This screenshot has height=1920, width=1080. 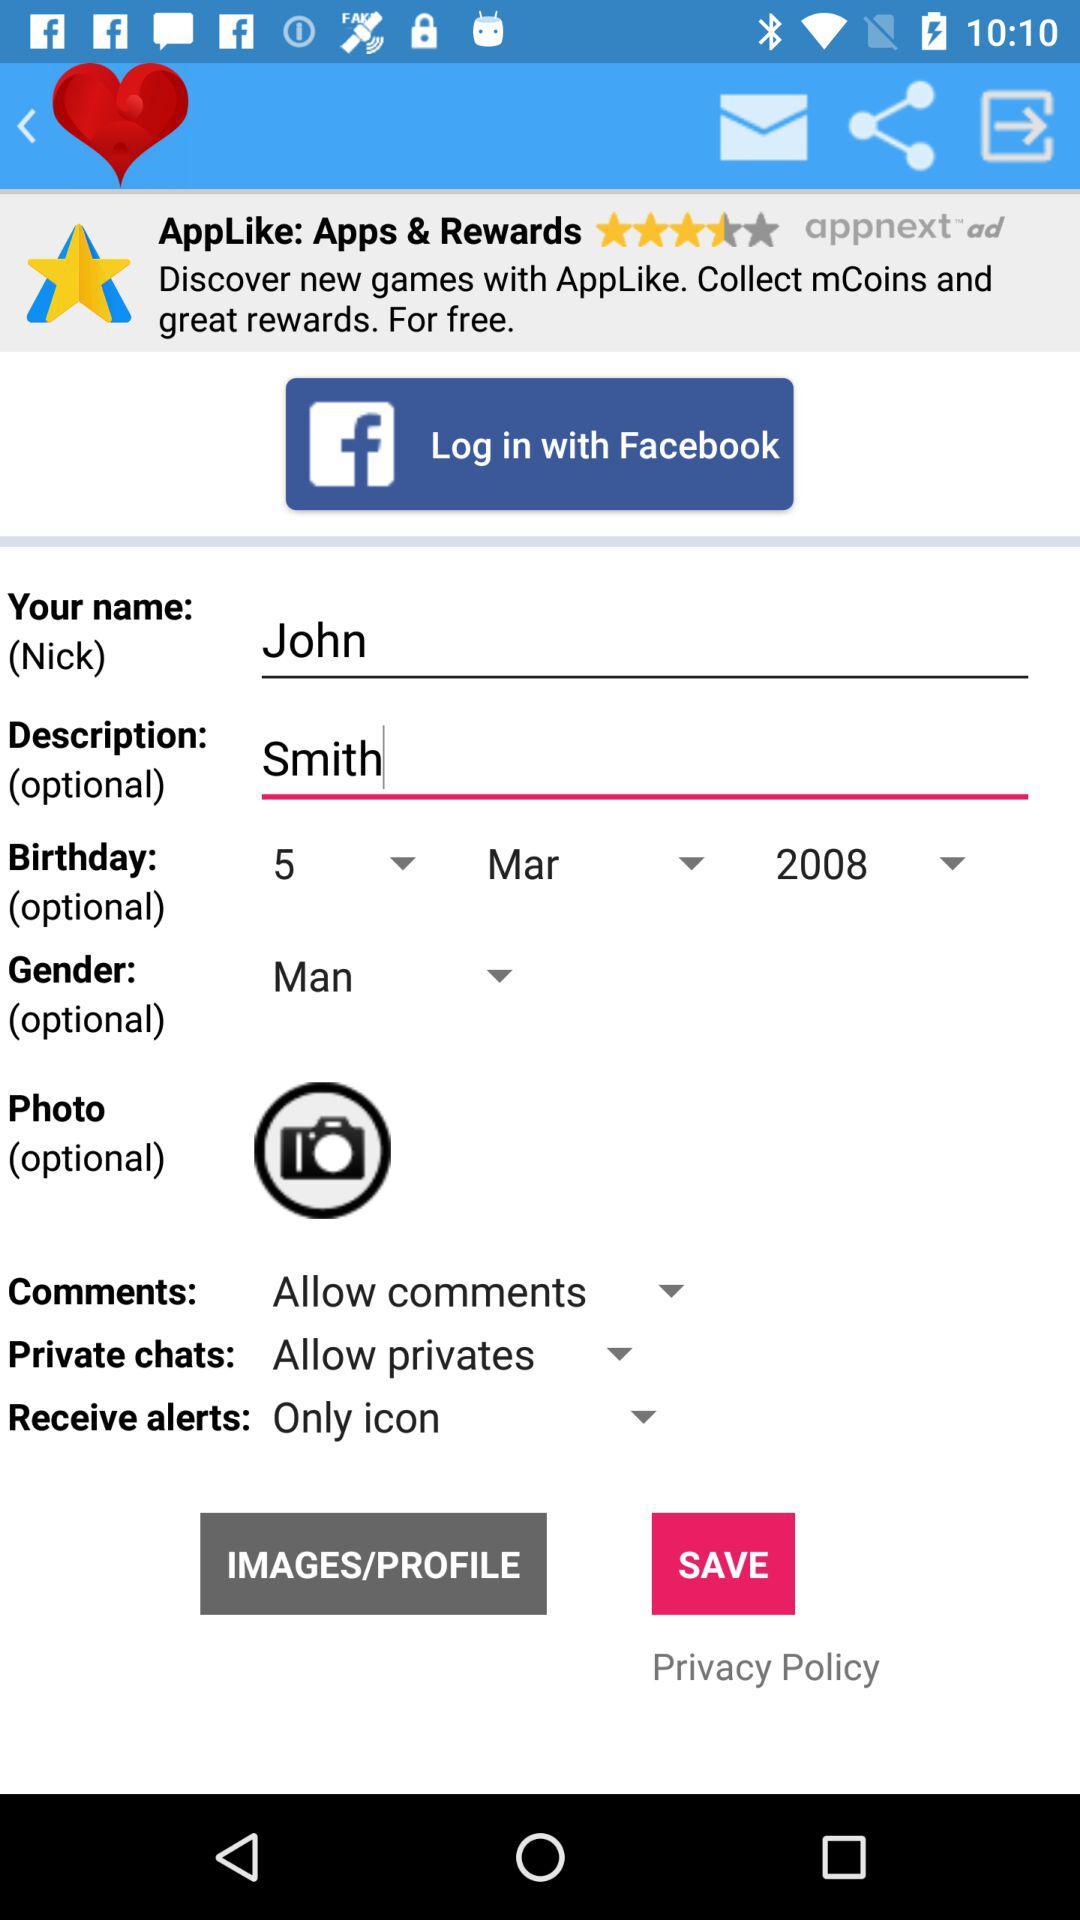 I want to click on the favorite icon, so click(x=120, y=124).